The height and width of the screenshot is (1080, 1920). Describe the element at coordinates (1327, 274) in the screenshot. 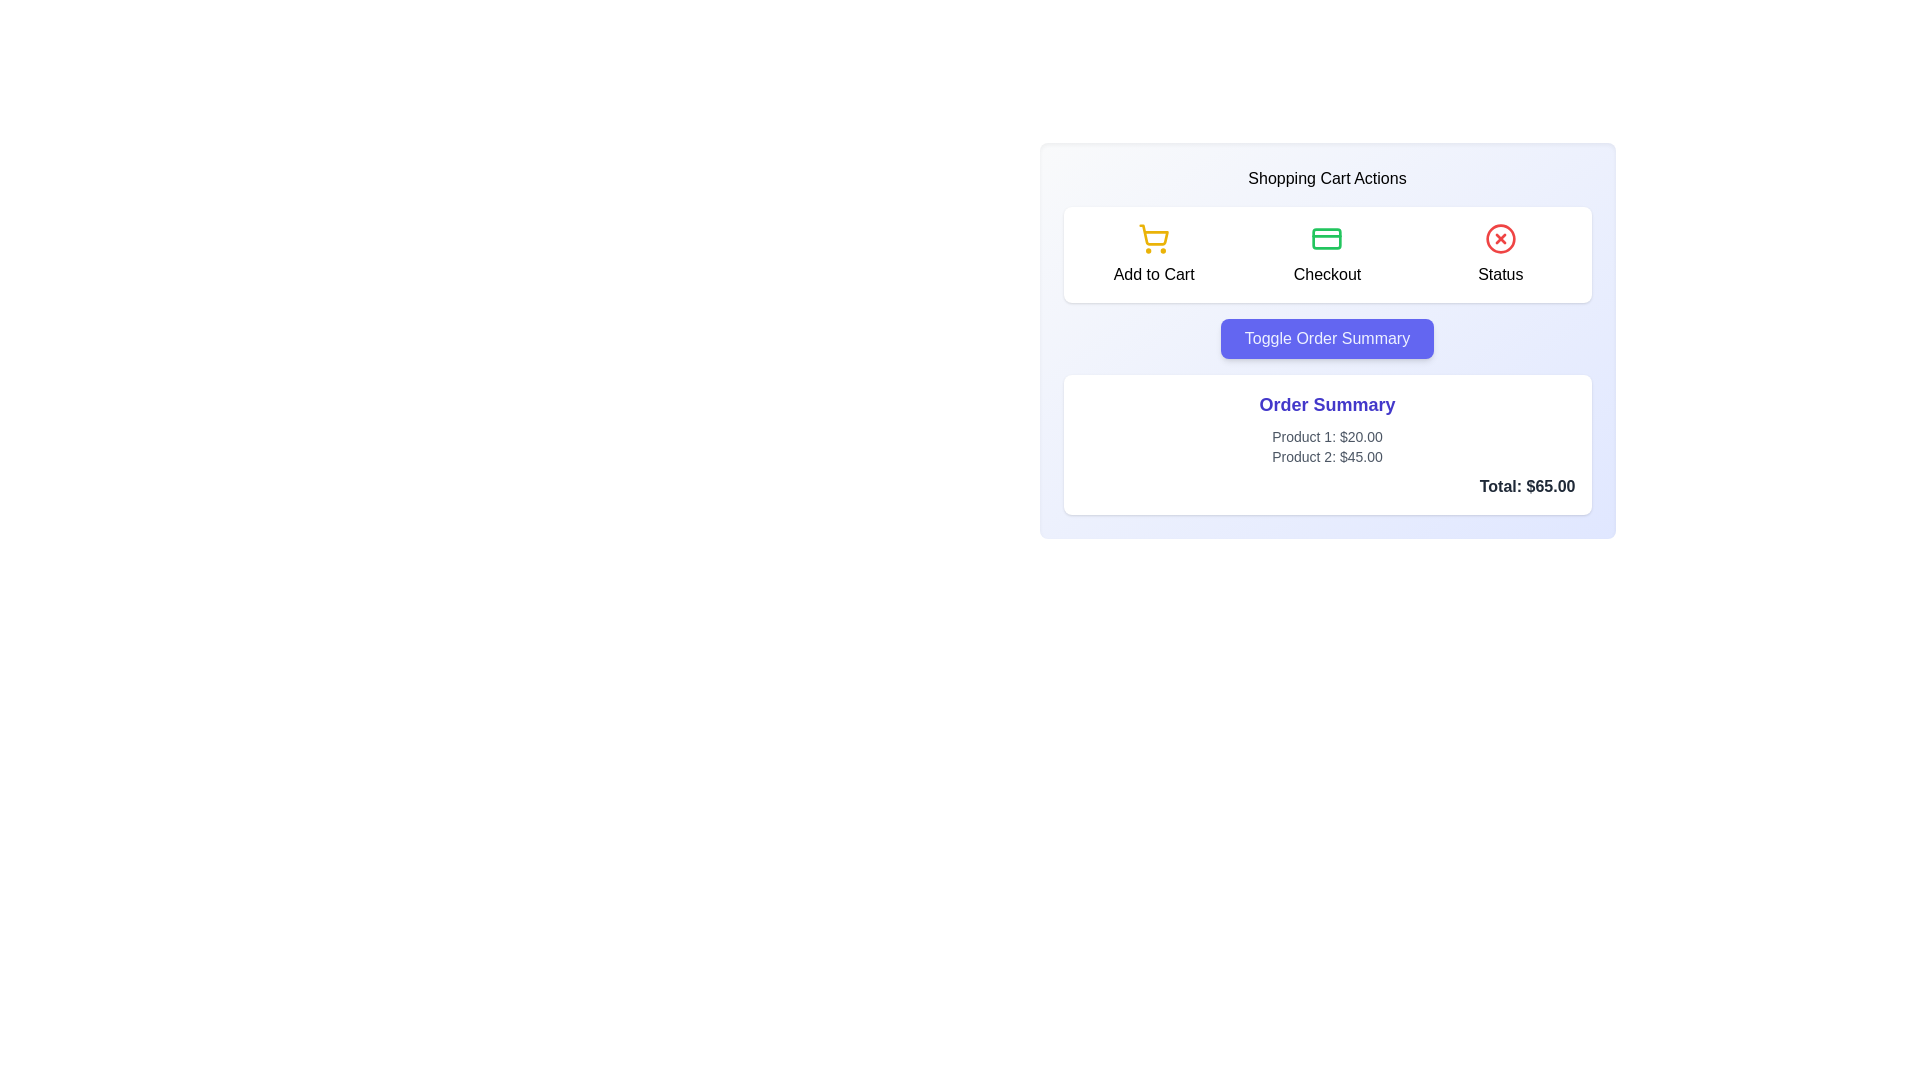

I see `the Text Label that serves as a button for initiating checkout processes in the shopping interface to proceed with the checkout` at that location.